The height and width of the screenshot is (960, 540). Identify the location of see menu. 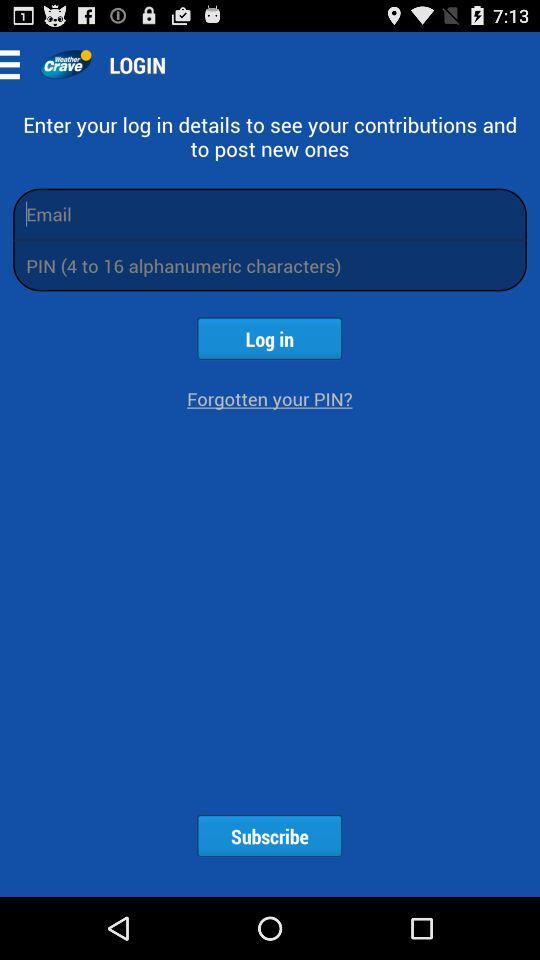
(15, 64).